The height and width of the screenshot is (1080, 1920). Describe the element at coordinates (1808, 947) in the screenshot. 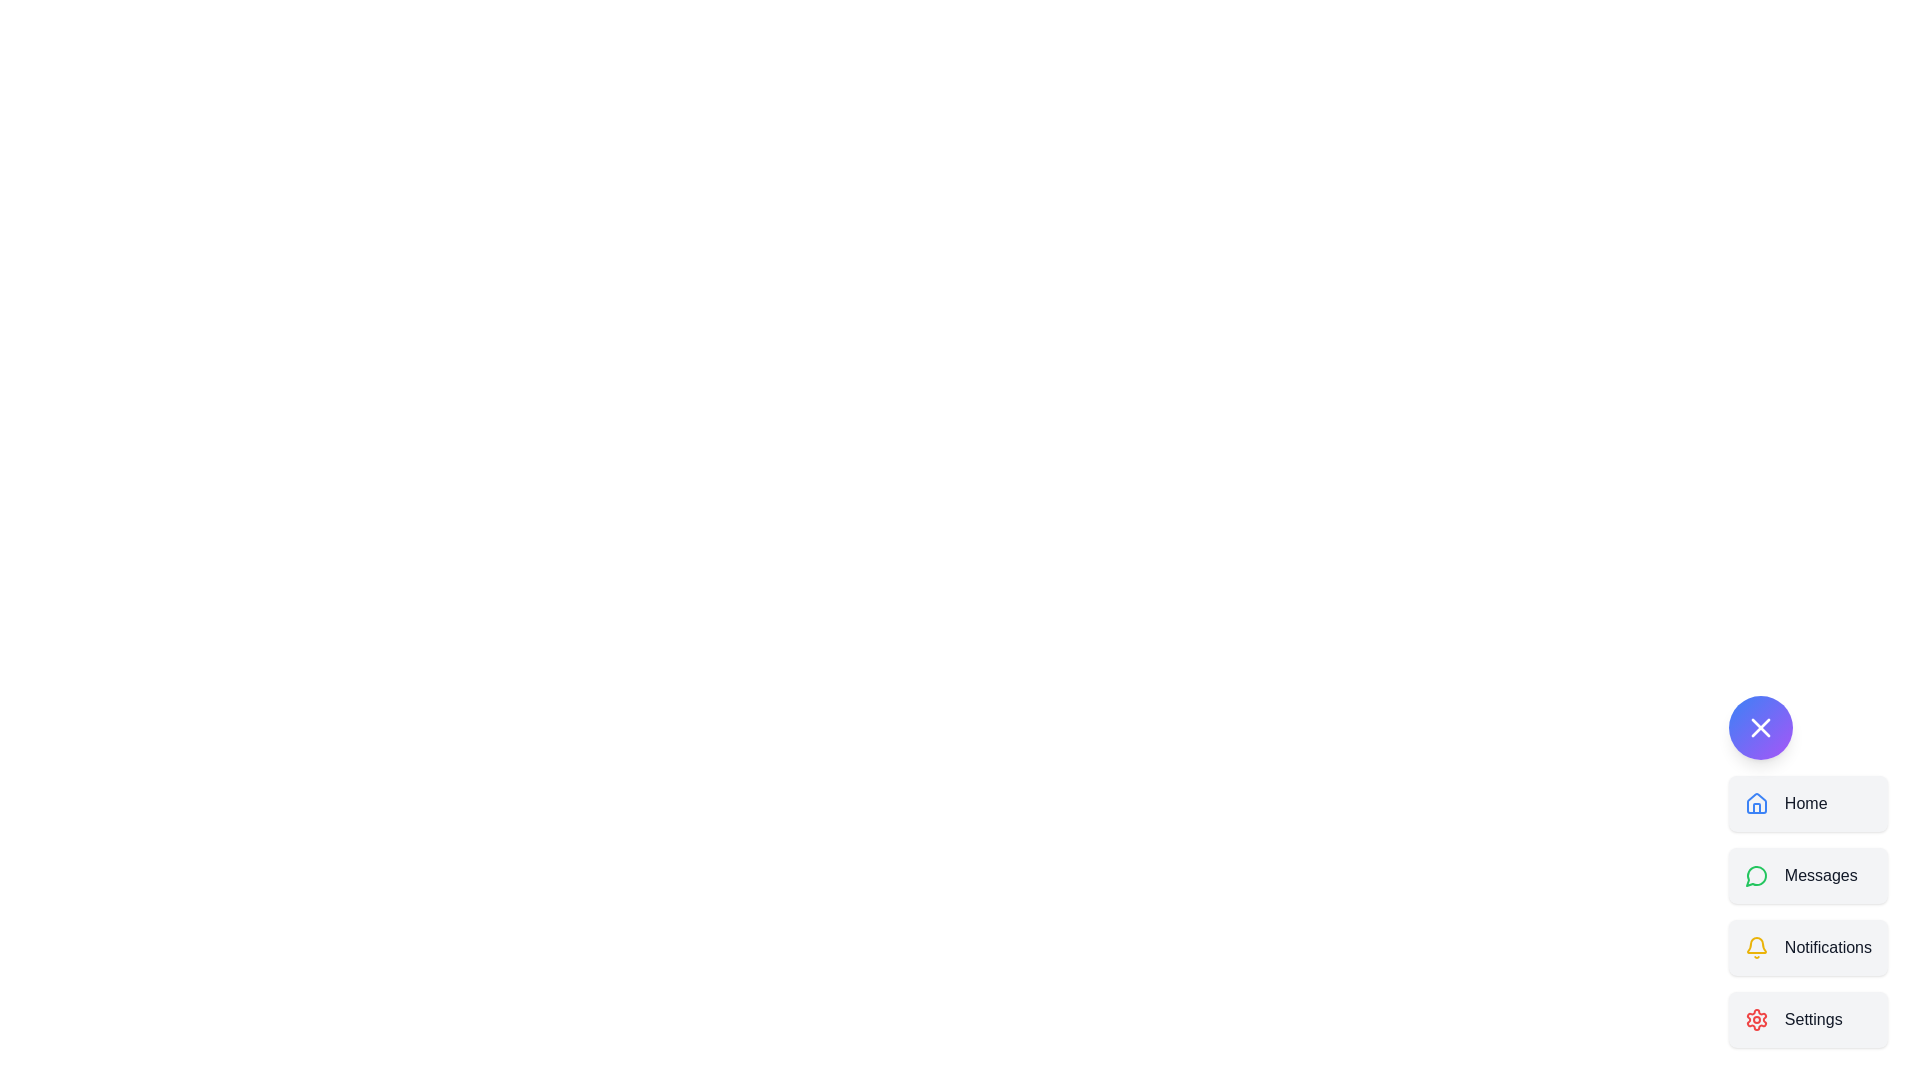

I see `the third button in the vertical list, located between the 'Messages' button and the 'Settings' button` at that location.